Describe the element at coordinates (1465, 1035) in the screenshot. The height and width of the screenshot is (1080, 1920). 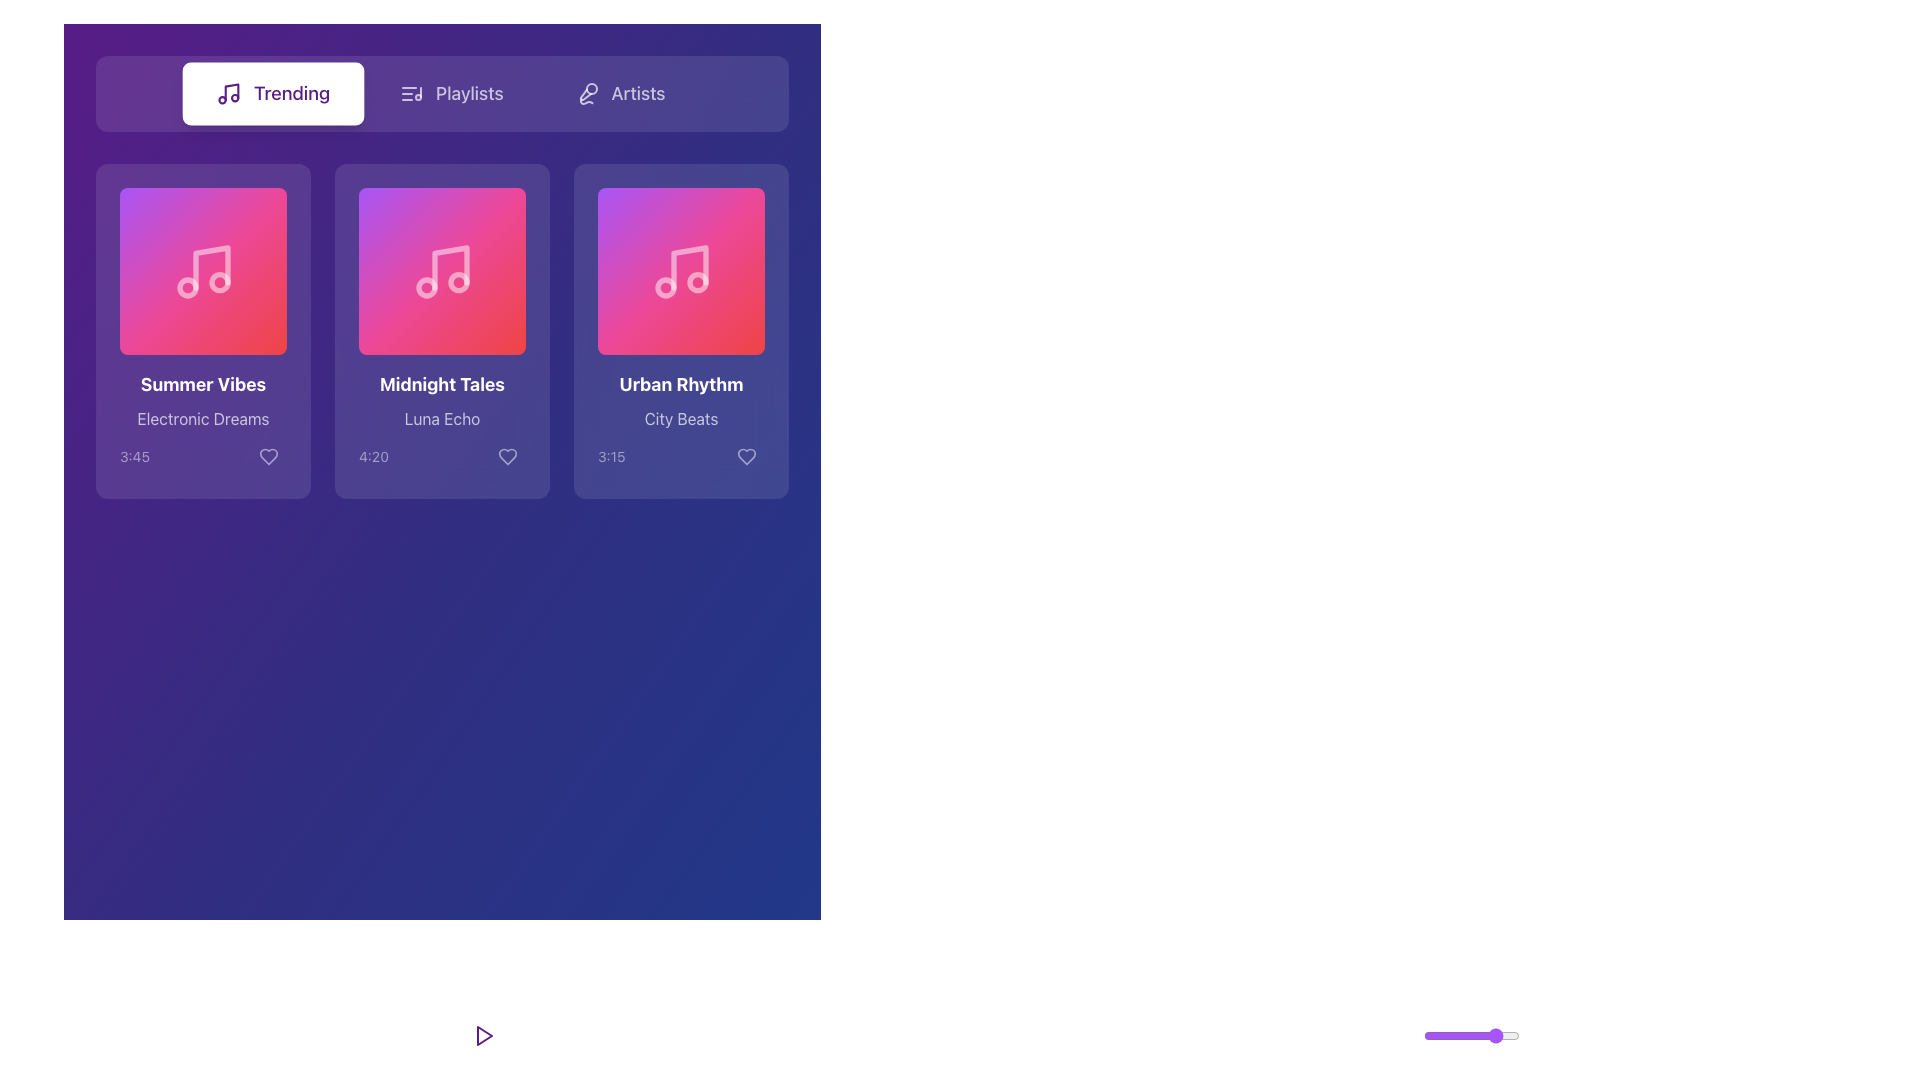
I see `the slider` at that location.